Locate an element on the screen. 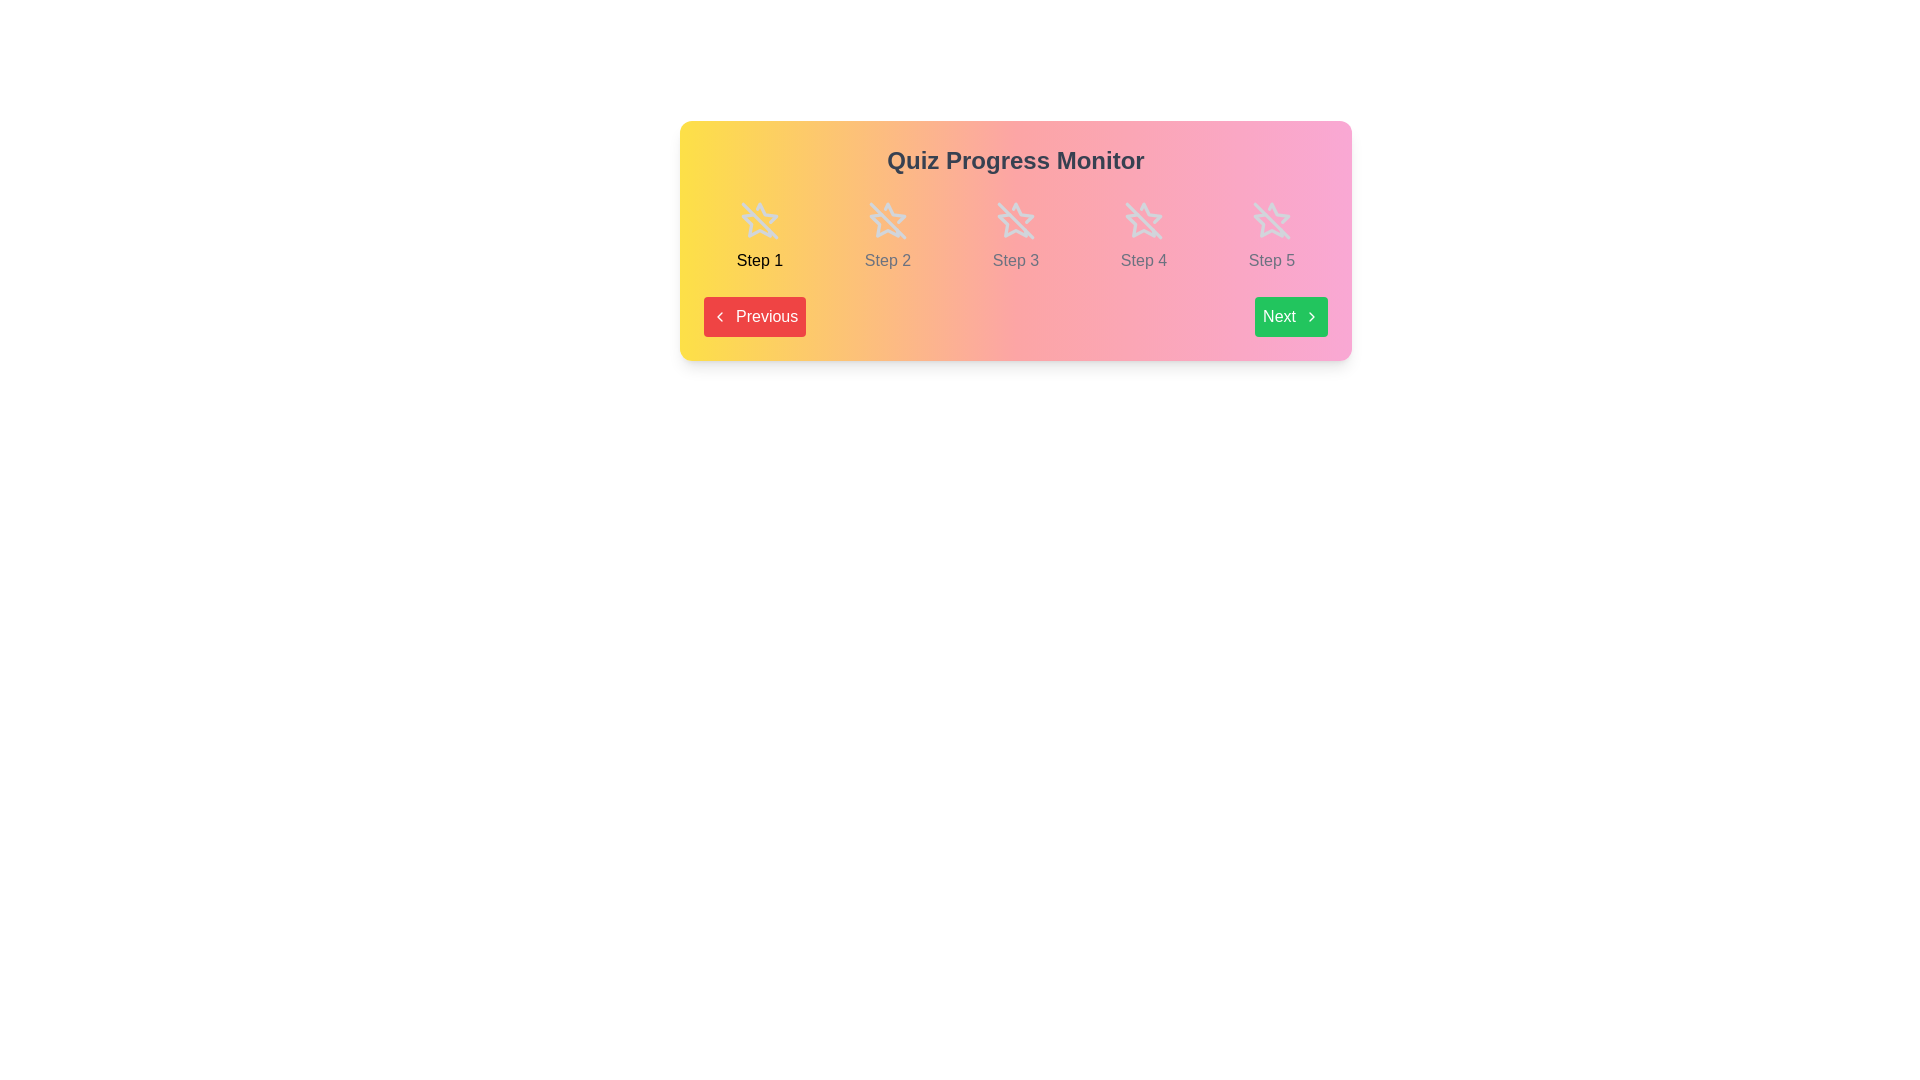 This screenshot has width=1920, height=1080. the progress monitor for the quiz to identify the current step in the process by checking the embedded text and buttons is located at coordinates (1016, 239).